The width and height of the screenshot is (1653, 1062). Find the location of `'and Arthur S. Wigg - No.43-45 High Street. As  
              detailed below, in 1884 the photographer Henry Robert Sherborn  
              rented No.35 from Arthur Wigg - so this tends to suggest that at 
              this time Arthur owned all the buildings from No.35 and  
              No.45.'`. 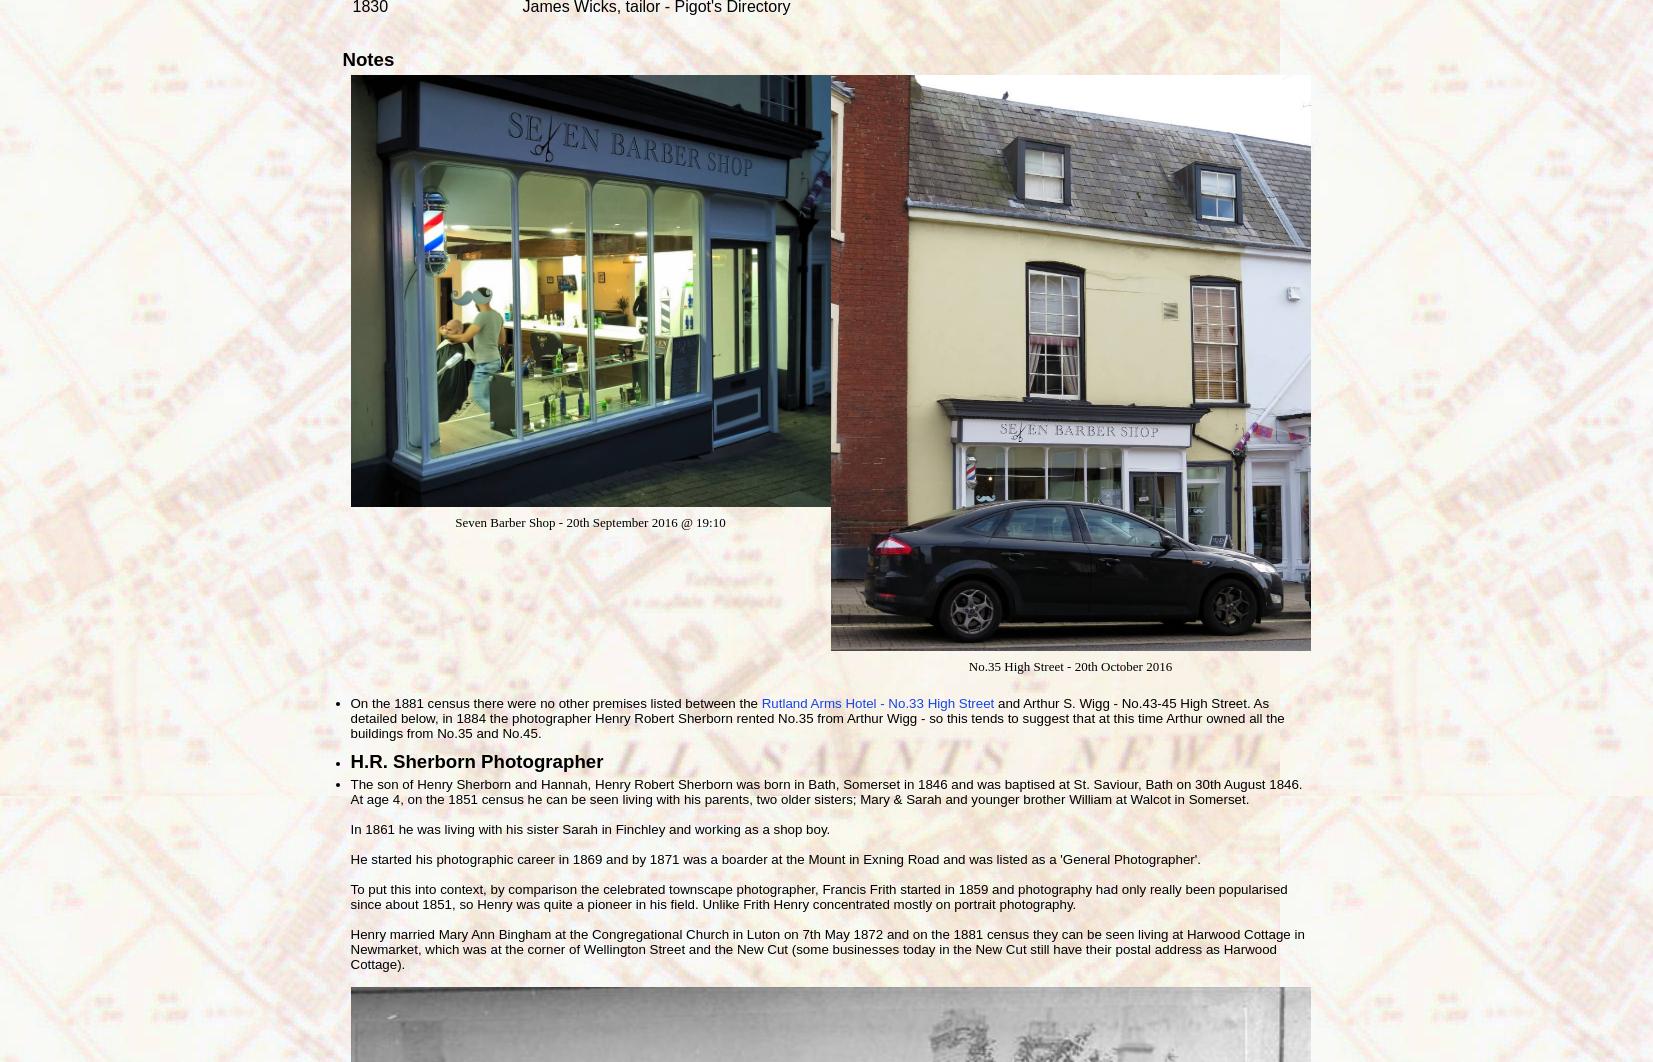

'and Arthur S. Wigg - No.43-45 High Street. As  
              detailed below, in 1884 the photographer Henry Robert Sherborn  
              rented No.35 from Arthur Wigg - so this tends to suggest that at 
              this time Arthur owned all the buildings from No.35 and  
              No.45.' is located at coordinates (816, 718).